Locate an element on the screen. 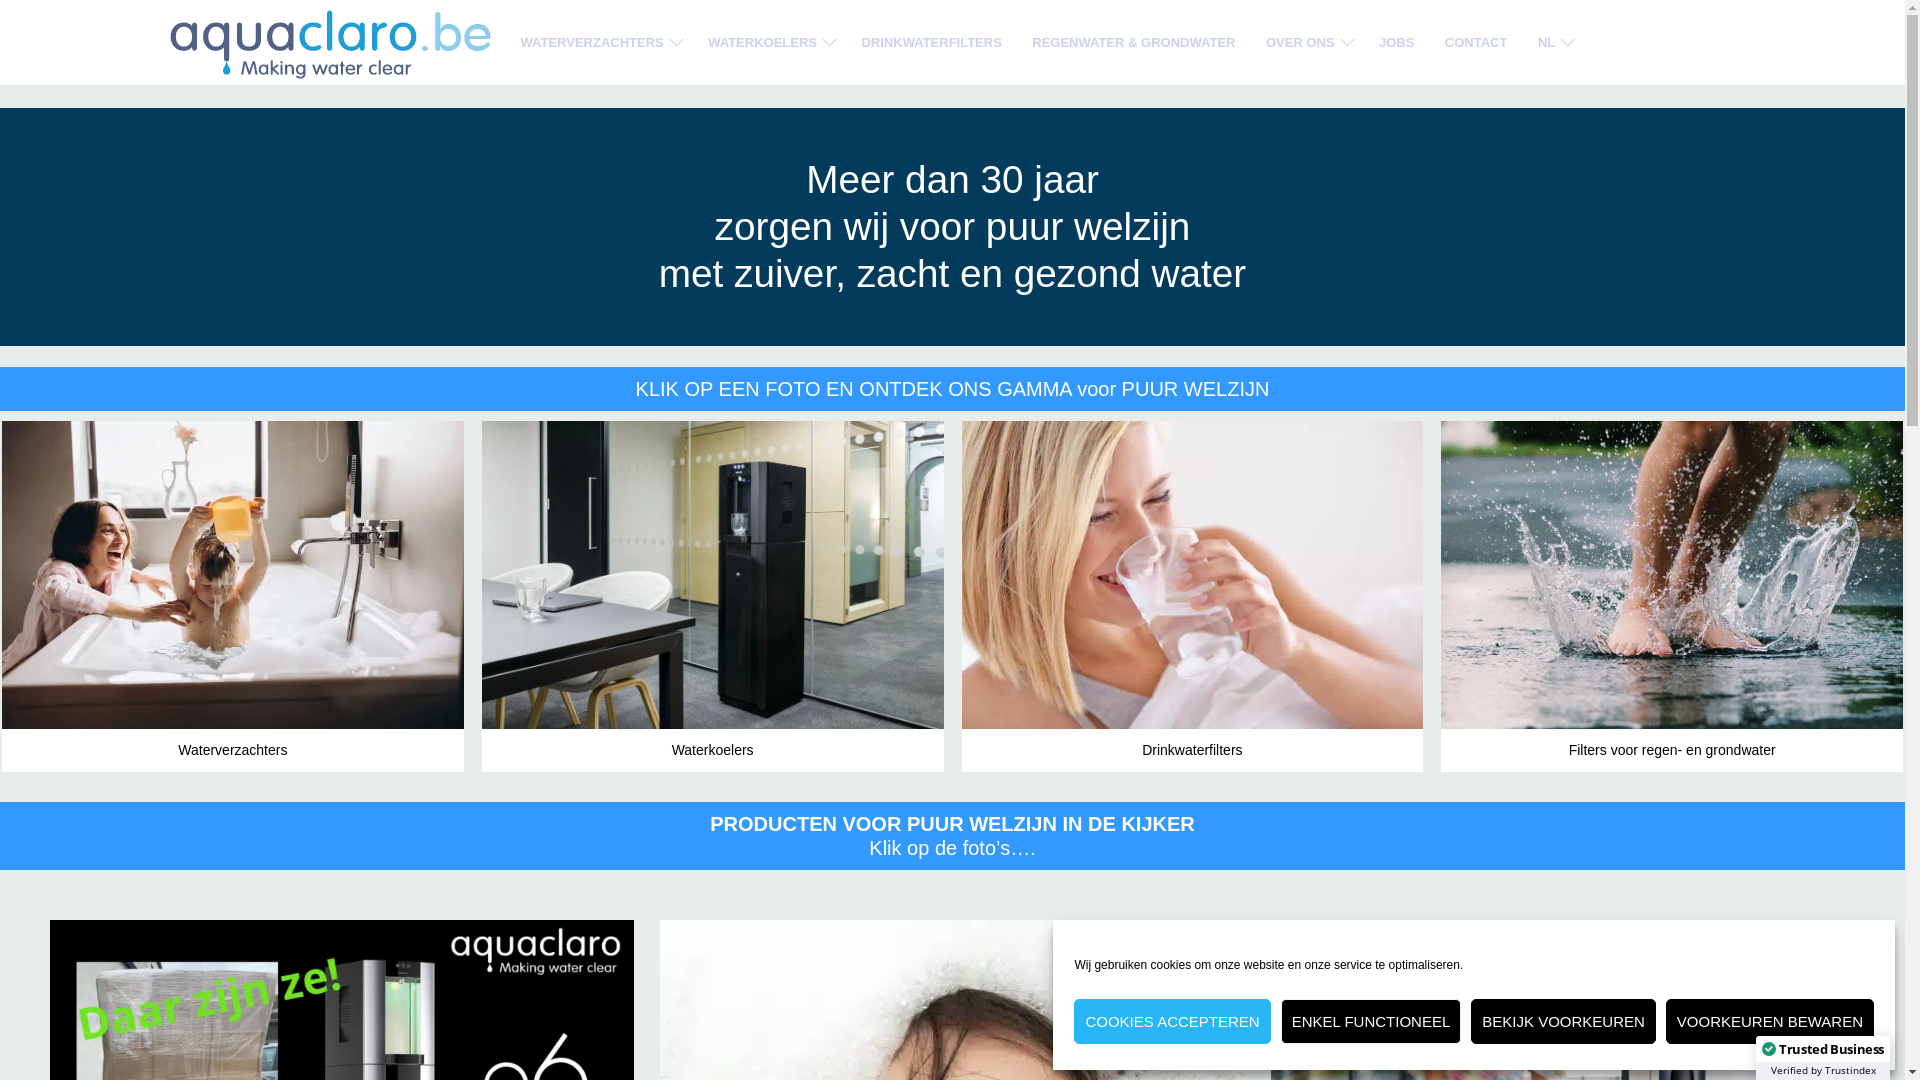  'Filters voor regen- en grondwater' is located at coordinates (1671, 595).